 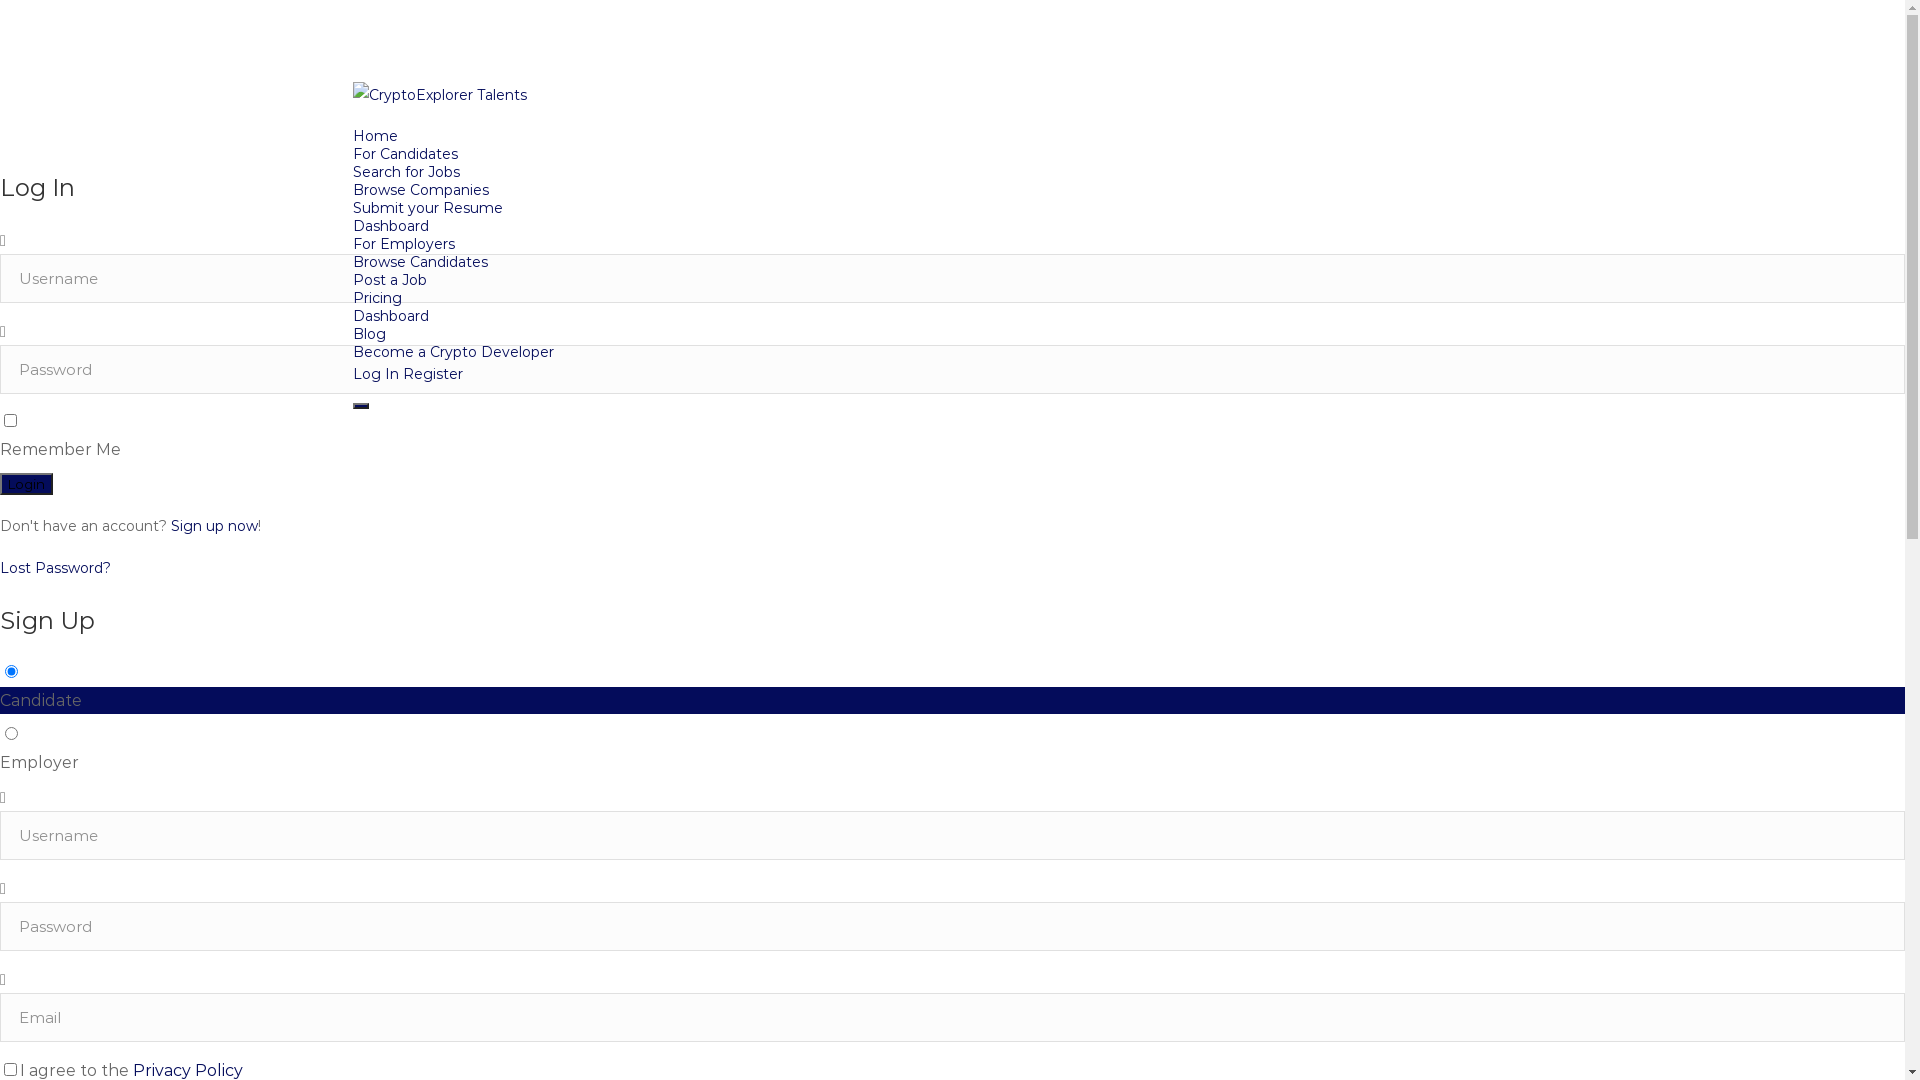 What do you see at coordinates (418, 261) in the screenshot?
I see `'Browse Candidates'` at bounding box center [418, 261].